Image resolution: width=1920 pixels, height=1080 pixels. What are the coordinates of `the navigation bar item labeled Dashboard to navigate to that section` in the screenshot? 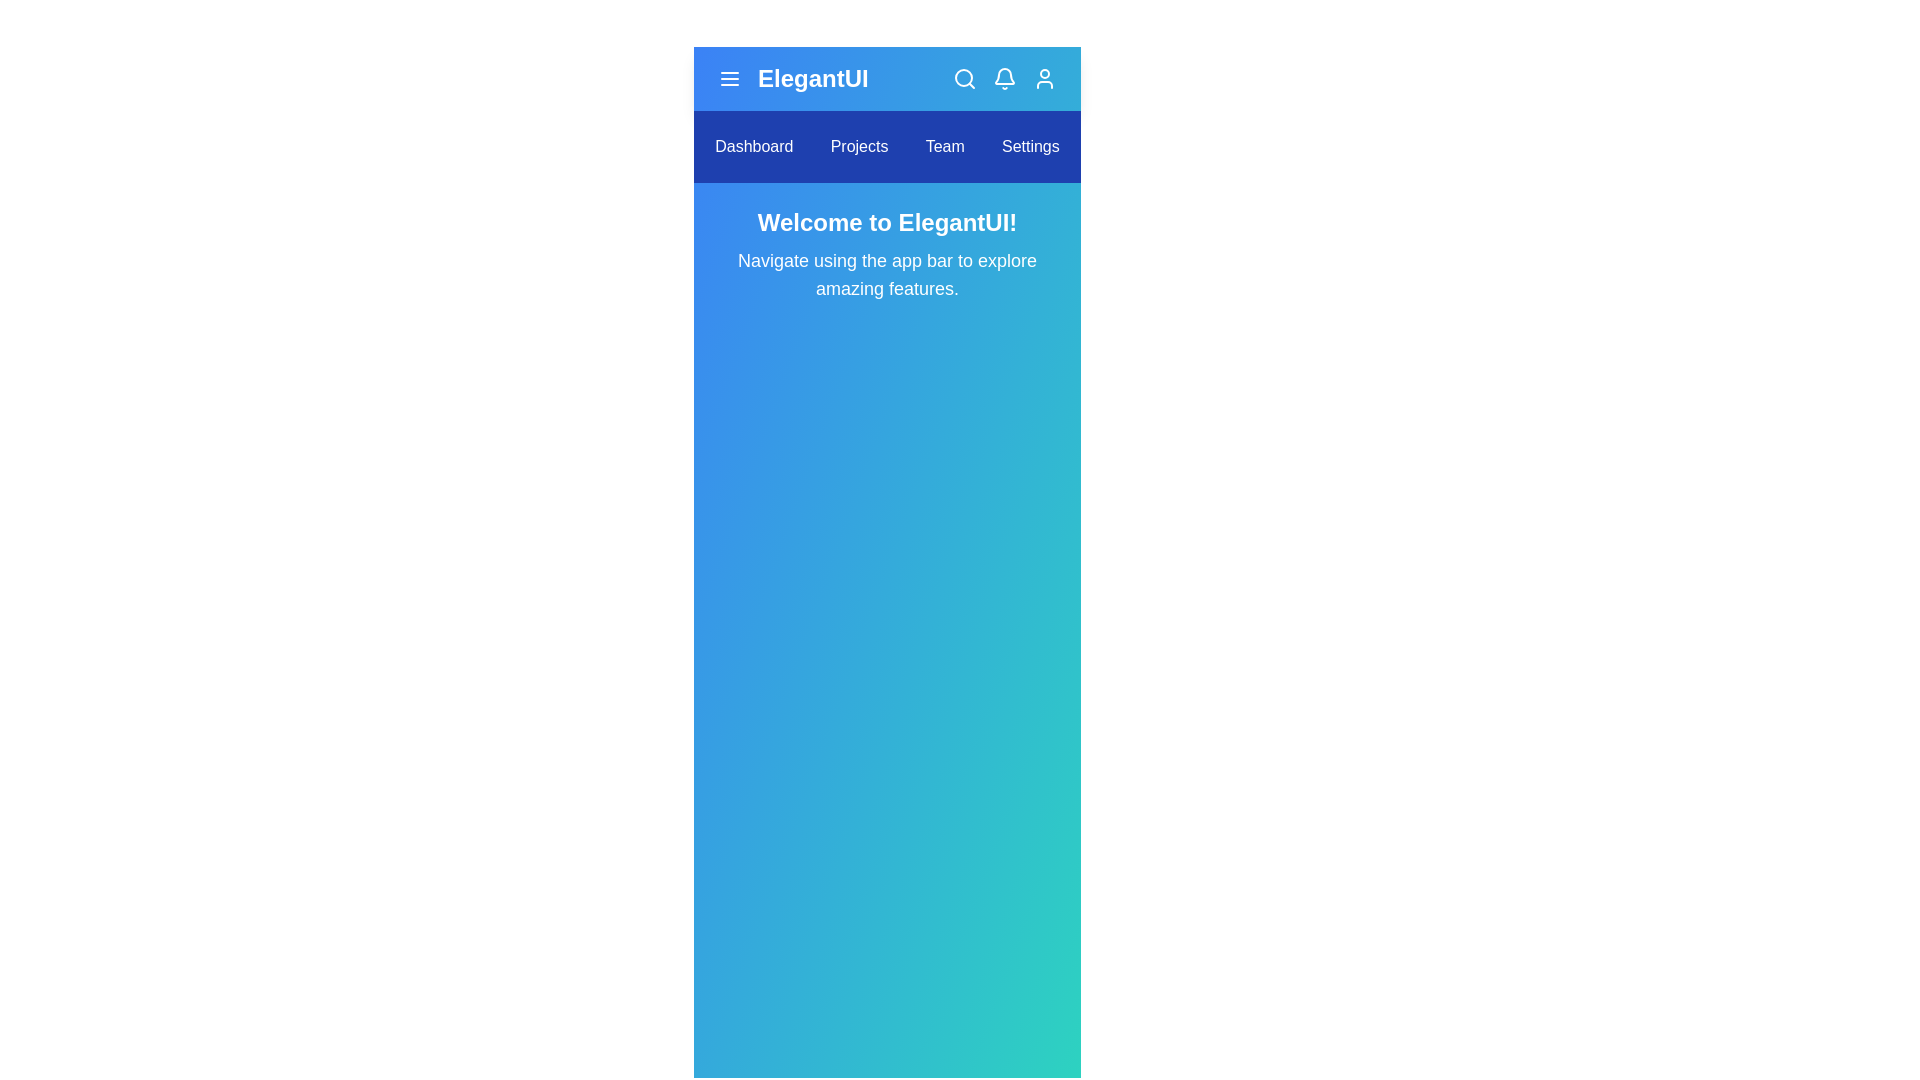 It's located at (752, 145).